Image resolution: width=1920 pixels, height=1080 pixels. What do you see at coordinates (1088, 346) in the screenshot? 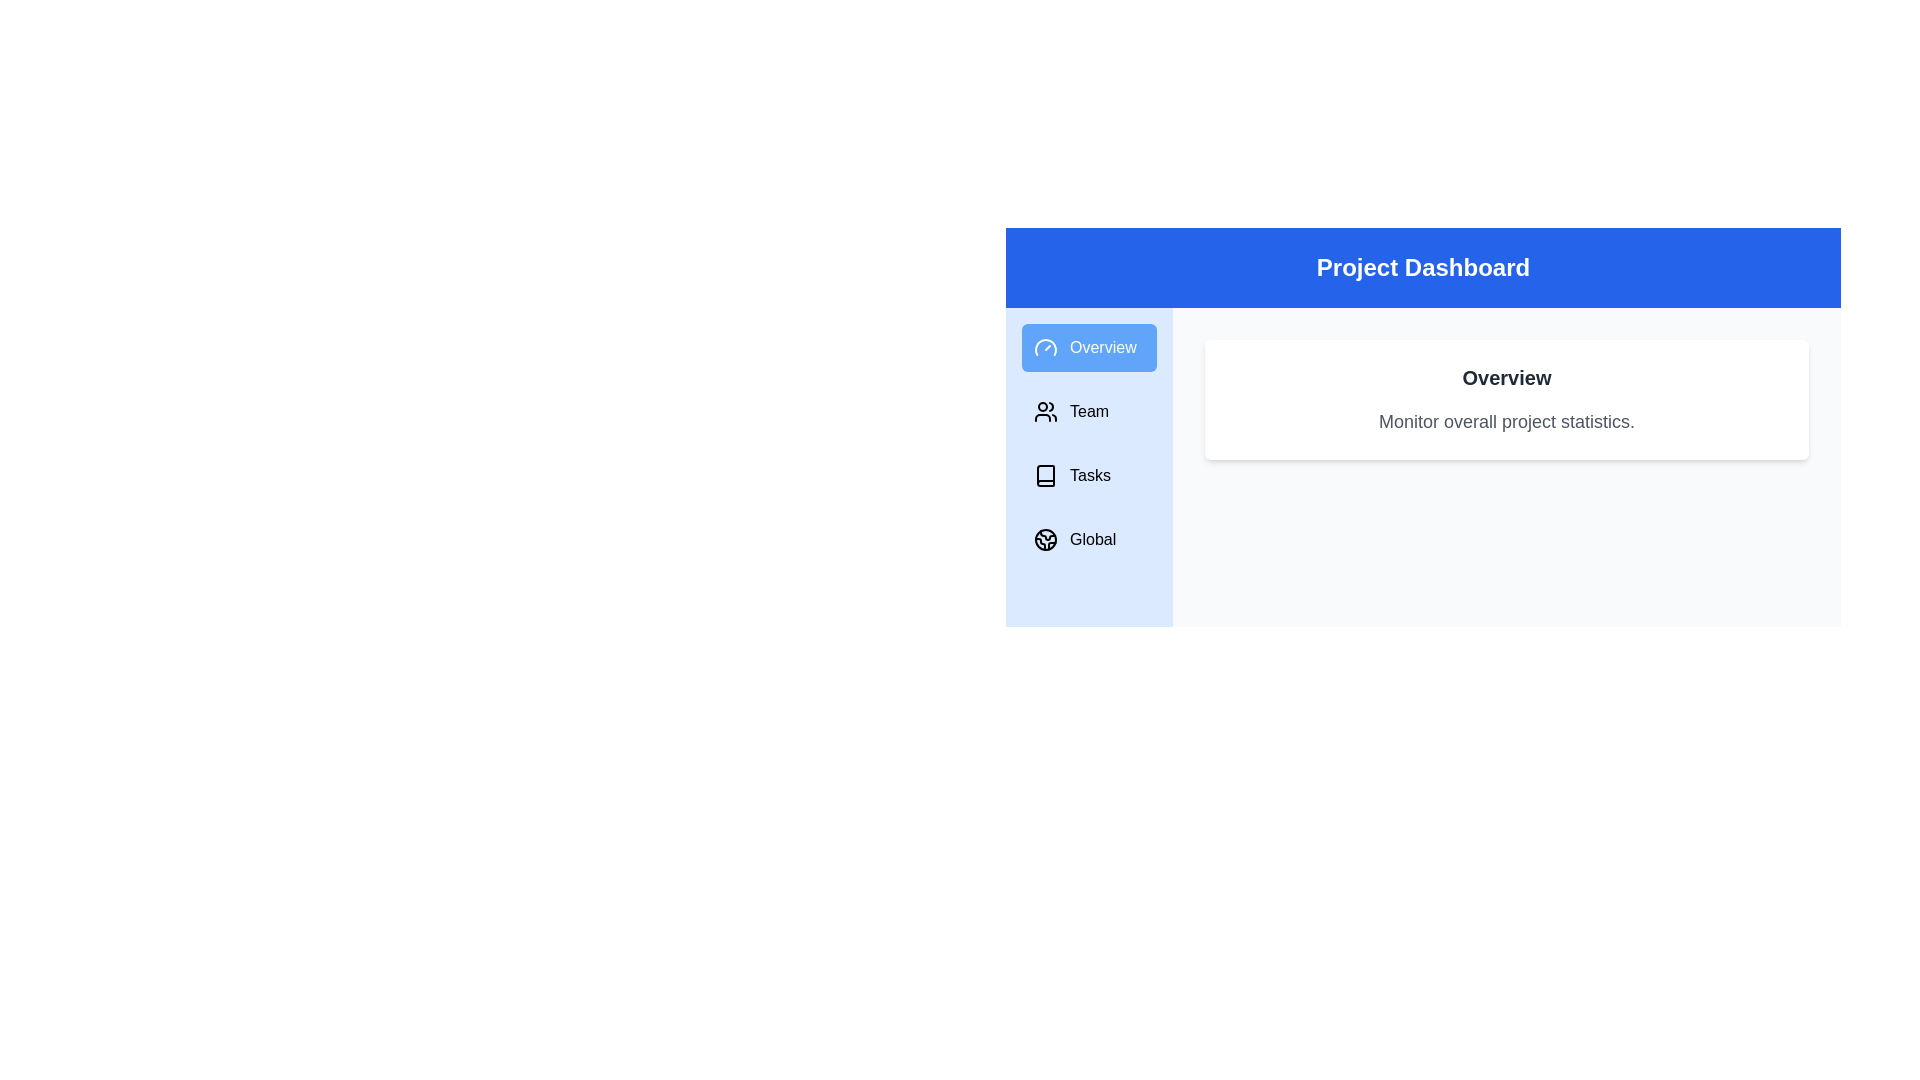
I see `the Overview tab in the sidebar navigation menu` at bounding box center [1088, 346].